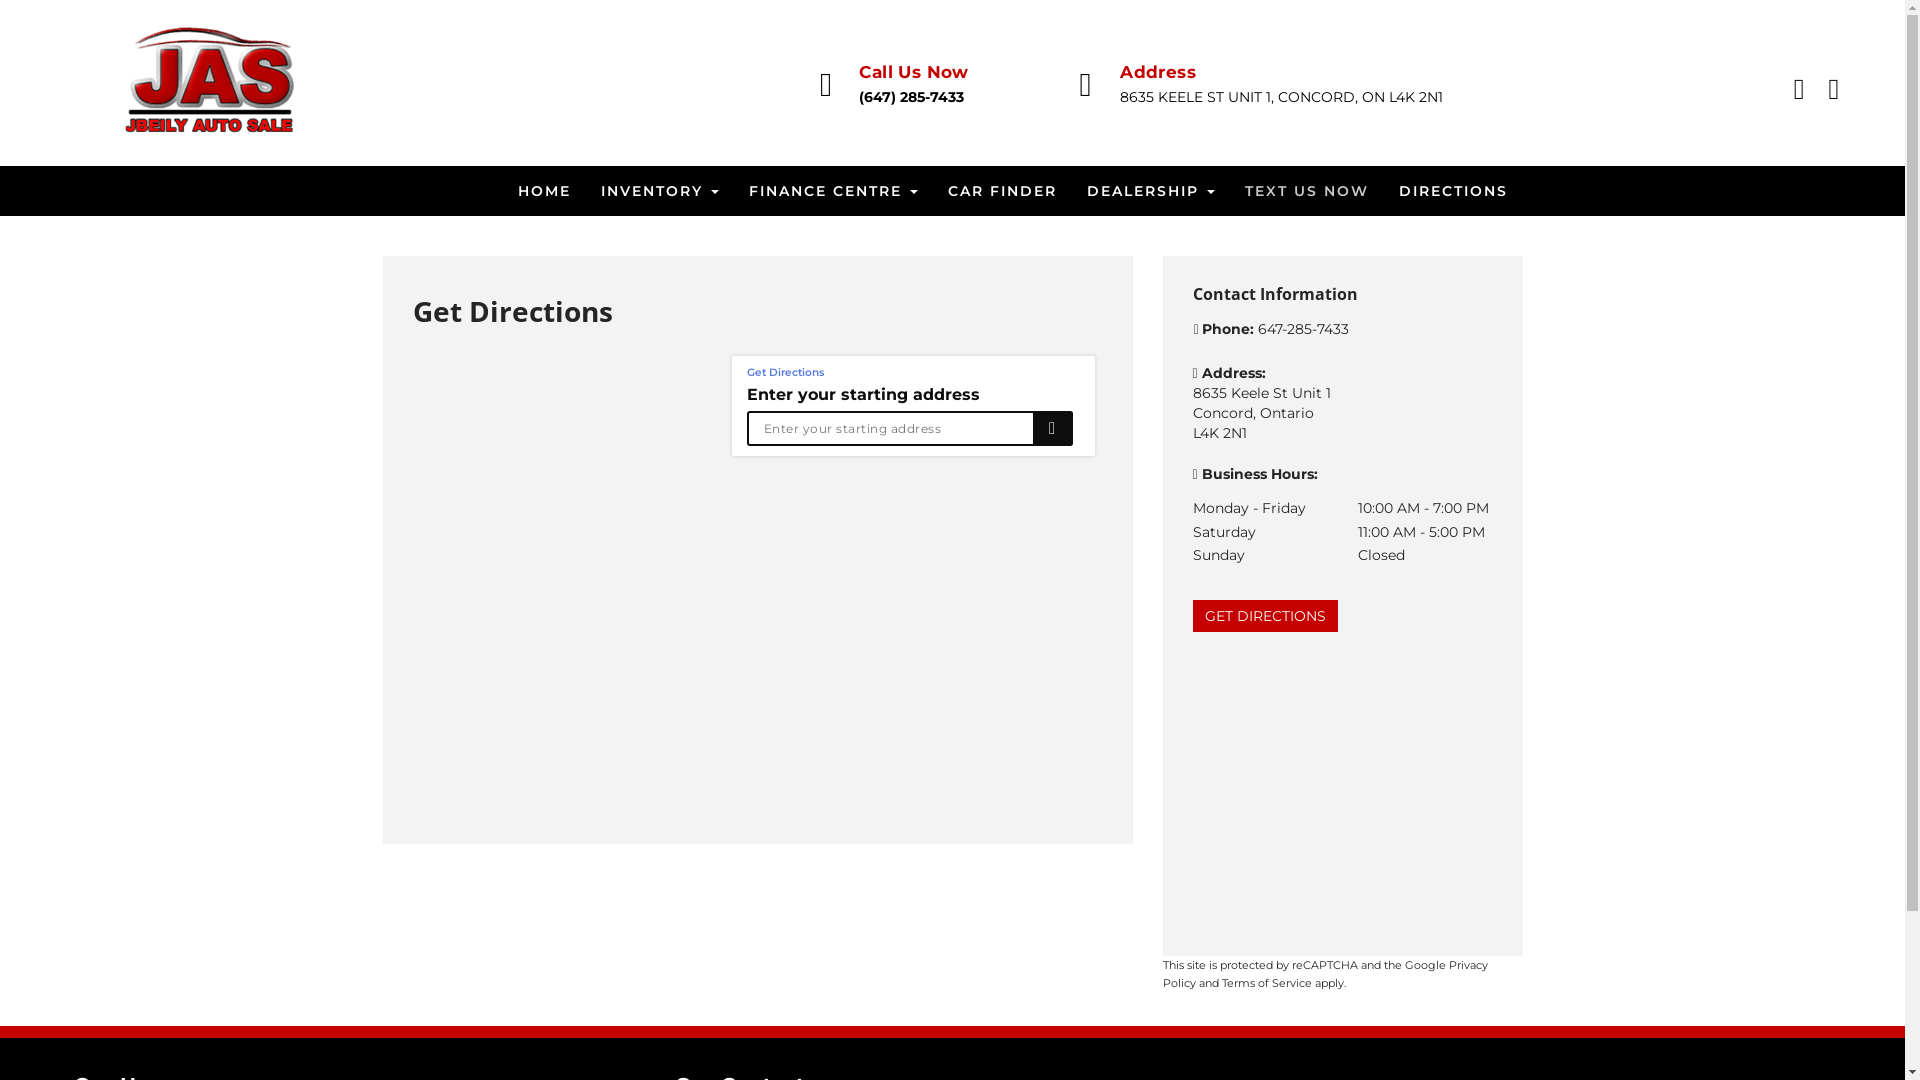 This screenshot has width=1920, height=1080. Describe the element at coordinates (1228, 191) in the screenshot. I see `'TEXT US NOW'` at that location.